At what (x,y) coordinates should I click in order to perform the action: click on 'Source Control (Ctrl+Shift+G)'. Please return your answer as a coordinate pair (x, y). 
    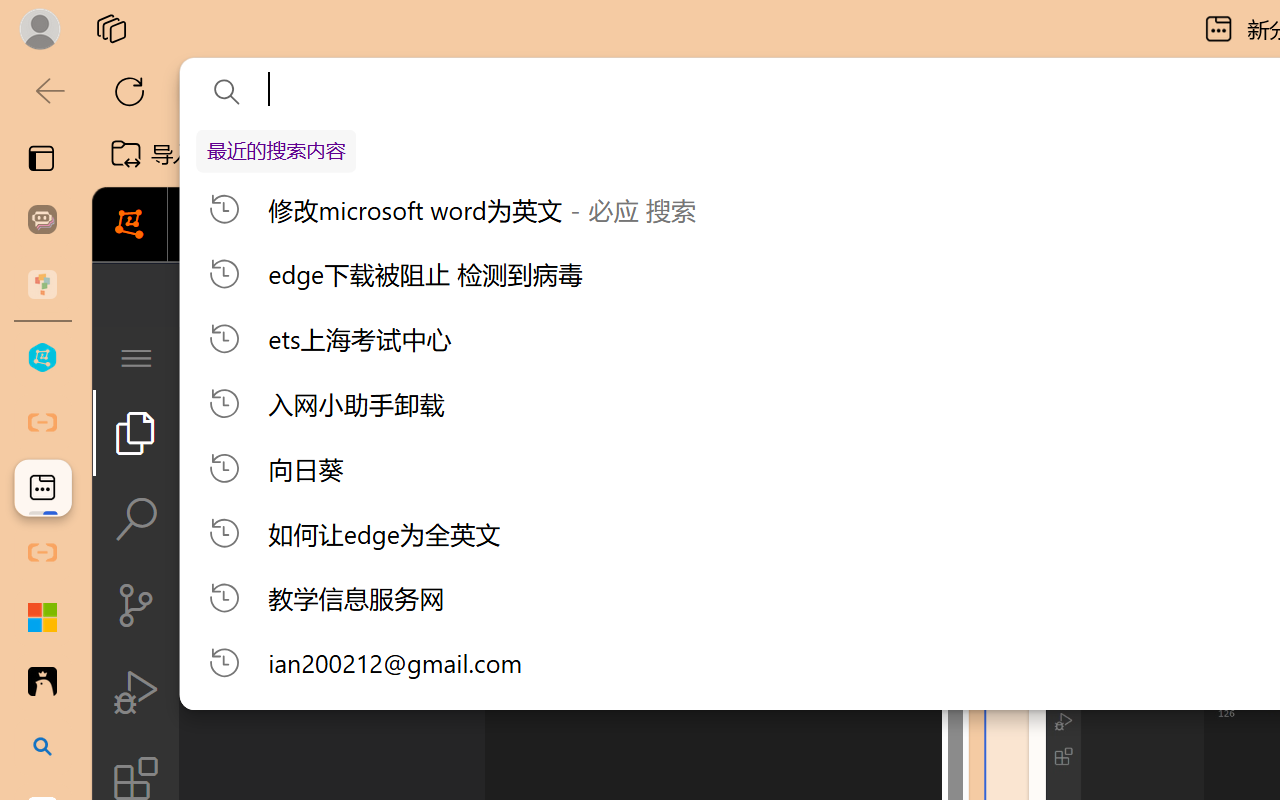
    Looking at the image, I should click on (134, 605).